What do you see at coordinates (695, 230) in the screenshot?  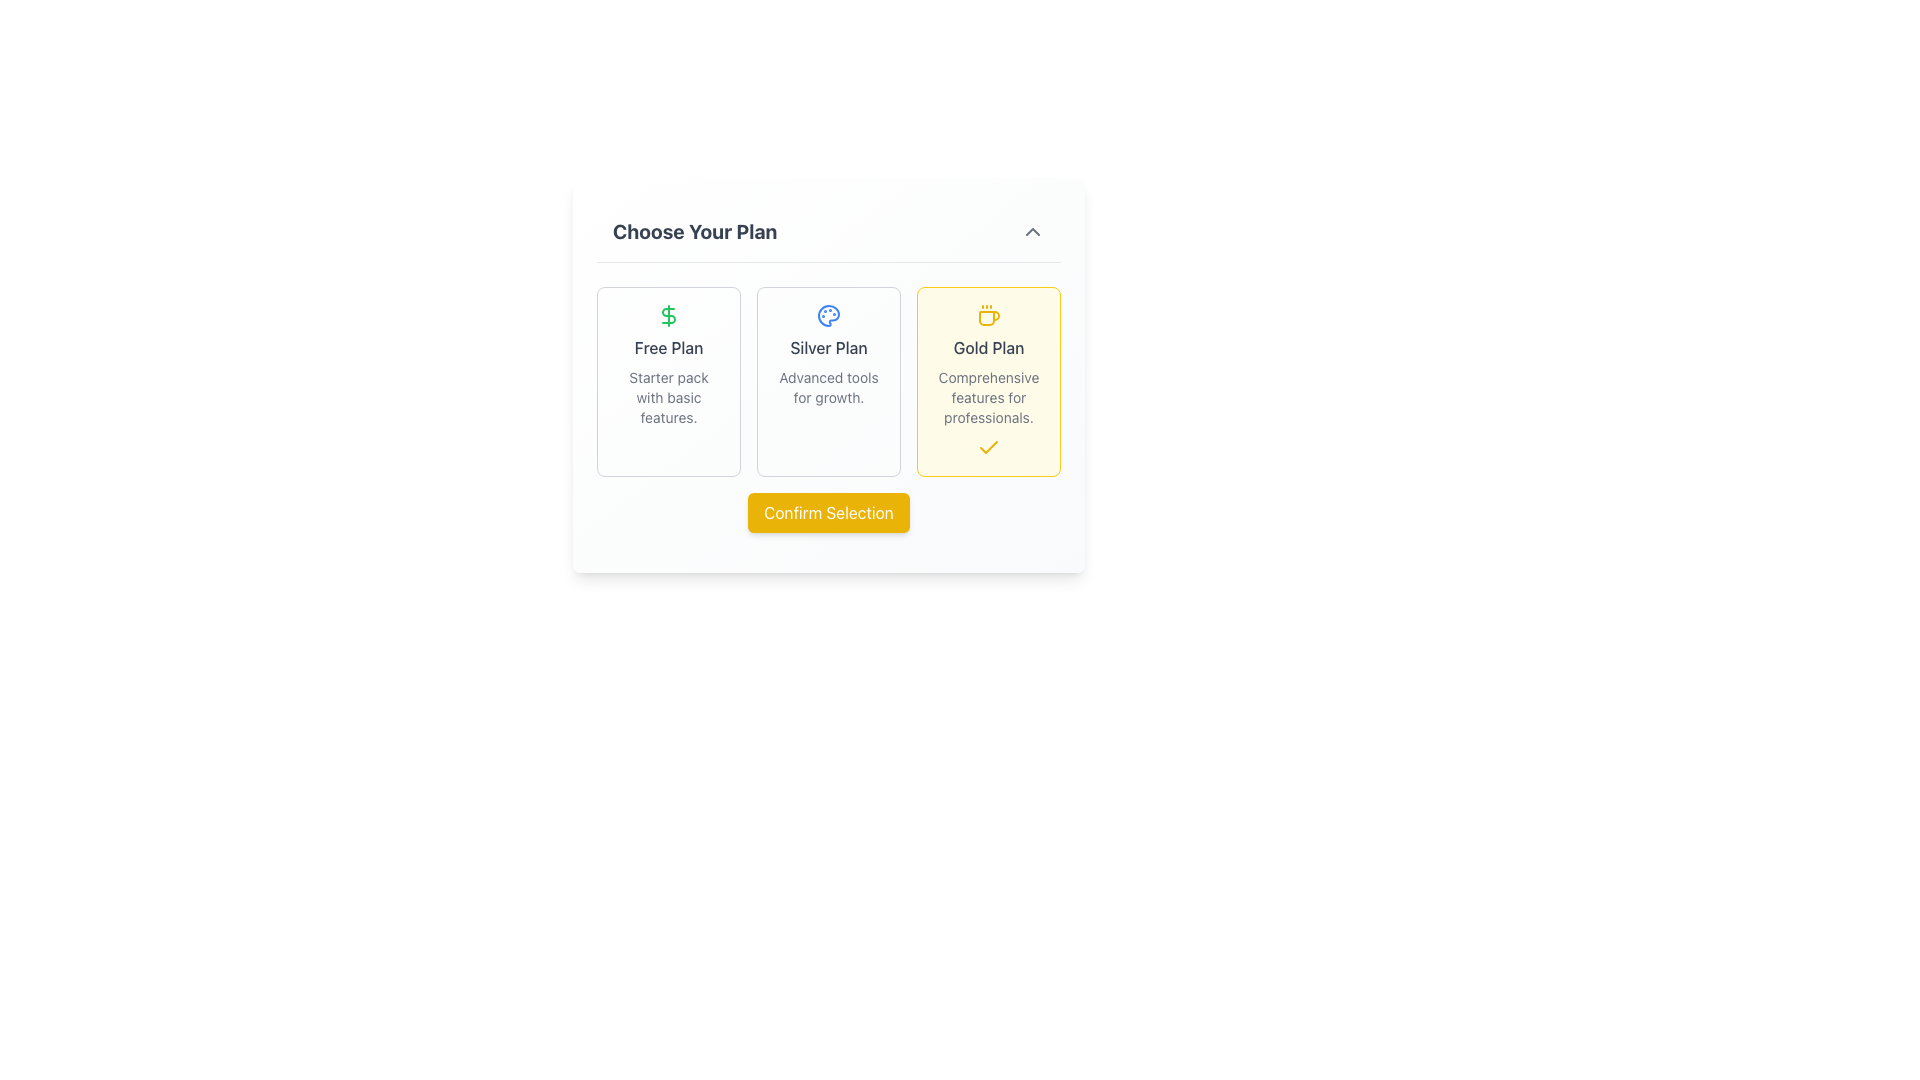 I see `Text Label that serves as a title or heading for the section, located in the header section of the card layout to the left of the expansion indicator icon` at bounding box center [695, 230].